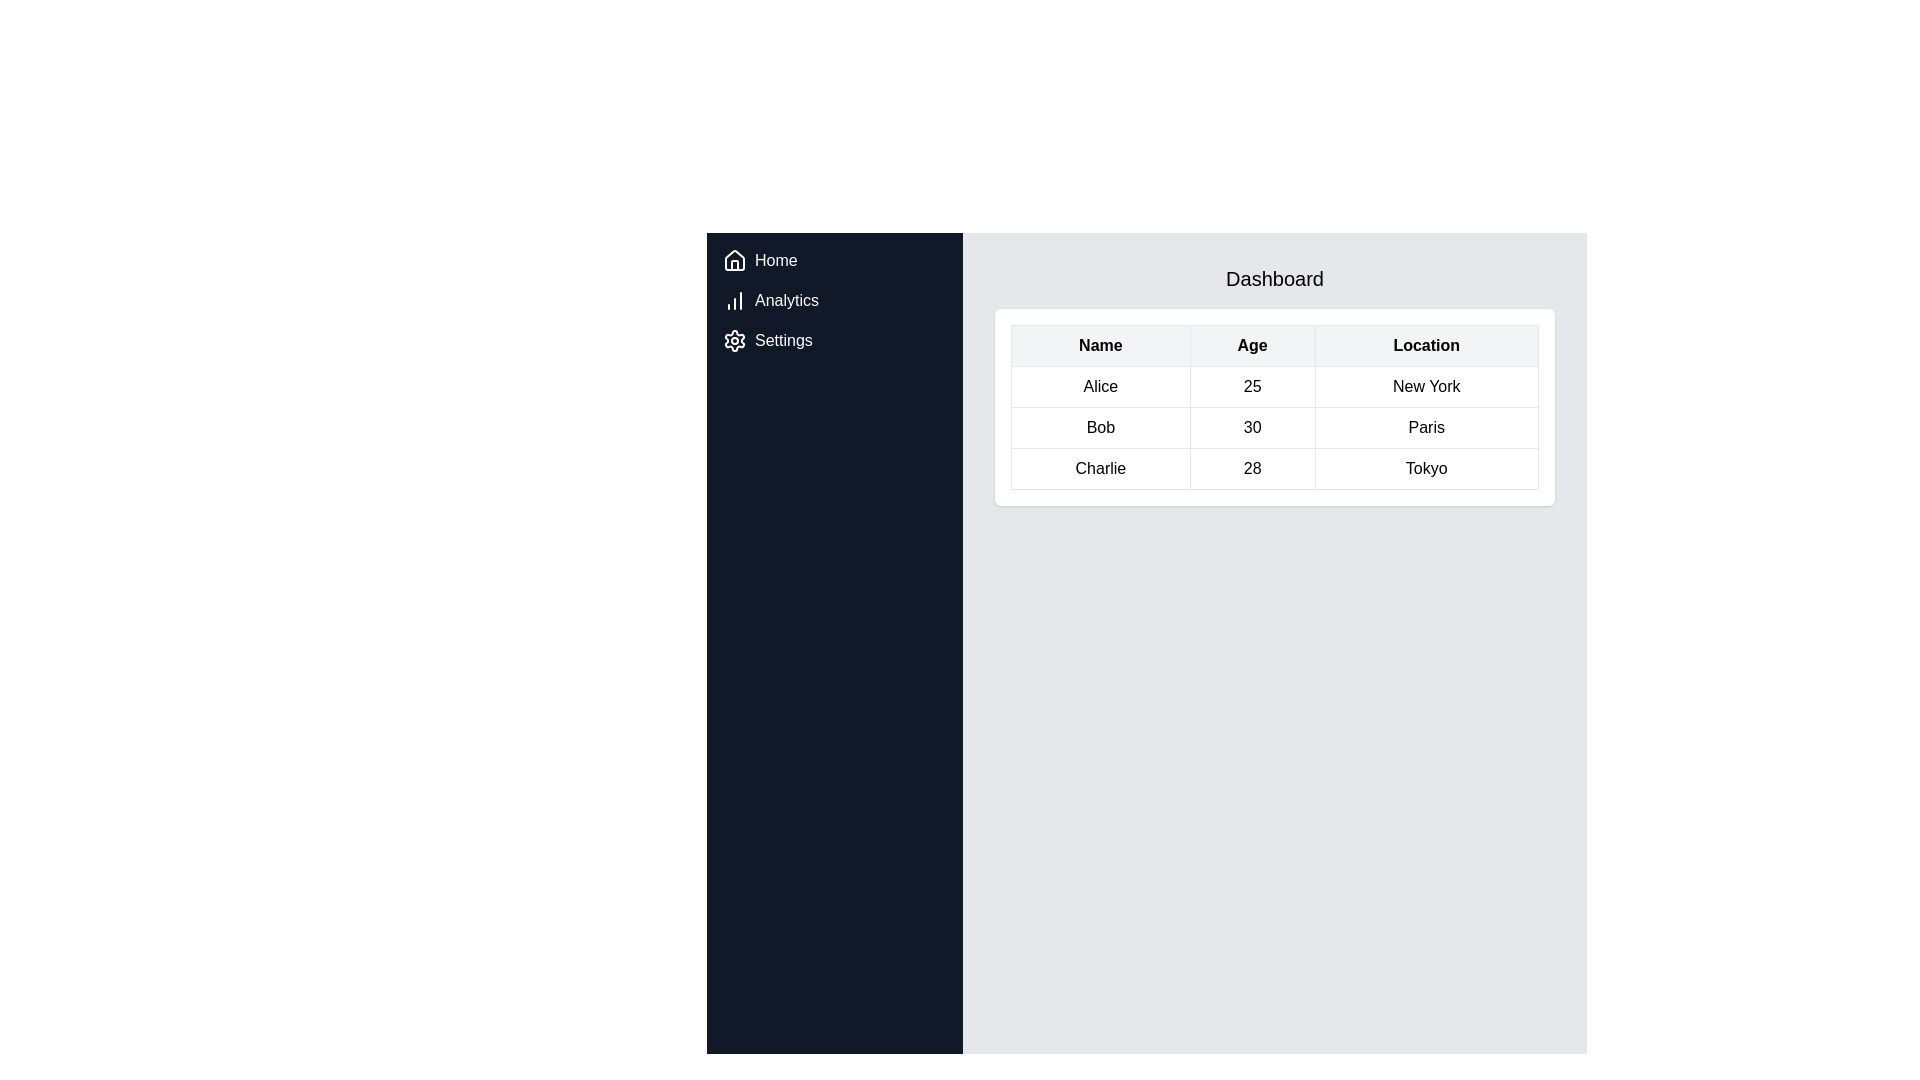 The image size is (1920, 1080). I want to click on the non-interactive text display element showing the name 'Bob' in the 'Name' column of the table located in the second row and first column, so click(1099, 427).